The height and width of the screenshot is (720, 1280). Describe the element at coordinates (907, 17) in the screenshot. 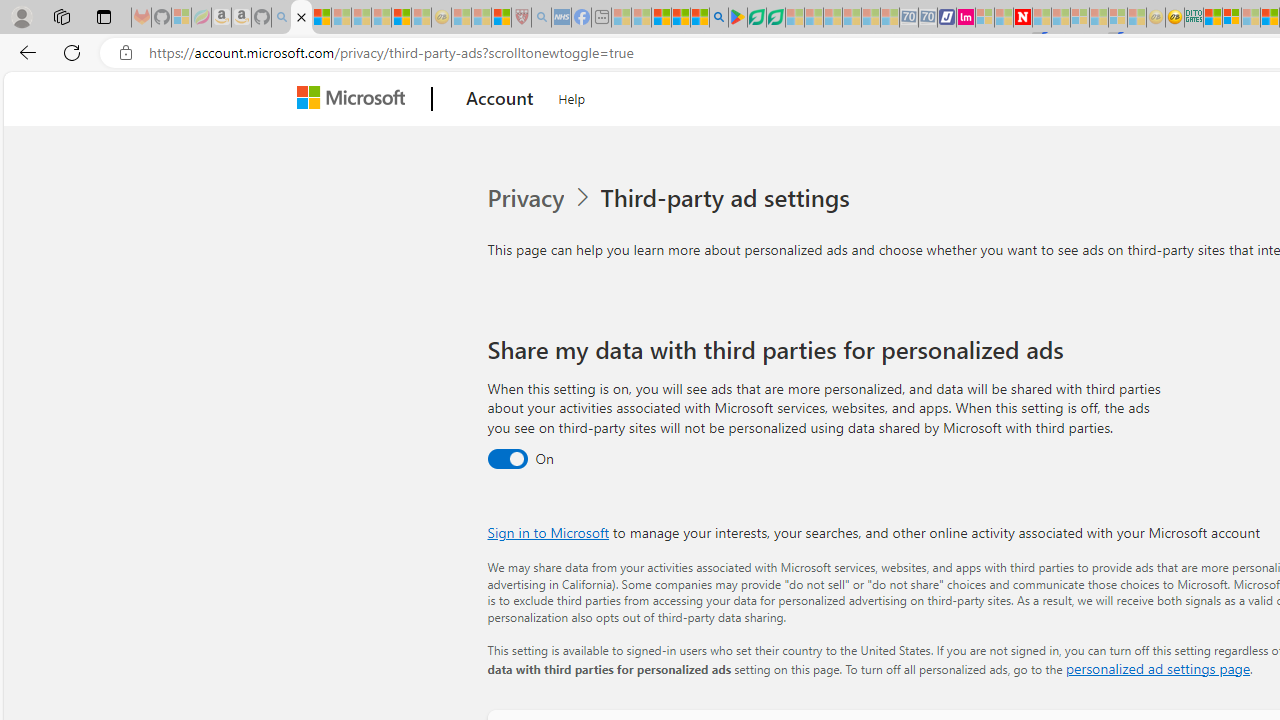

I see `'Cheap Car Rentals - Save70.com - Sleeping'` at that location.